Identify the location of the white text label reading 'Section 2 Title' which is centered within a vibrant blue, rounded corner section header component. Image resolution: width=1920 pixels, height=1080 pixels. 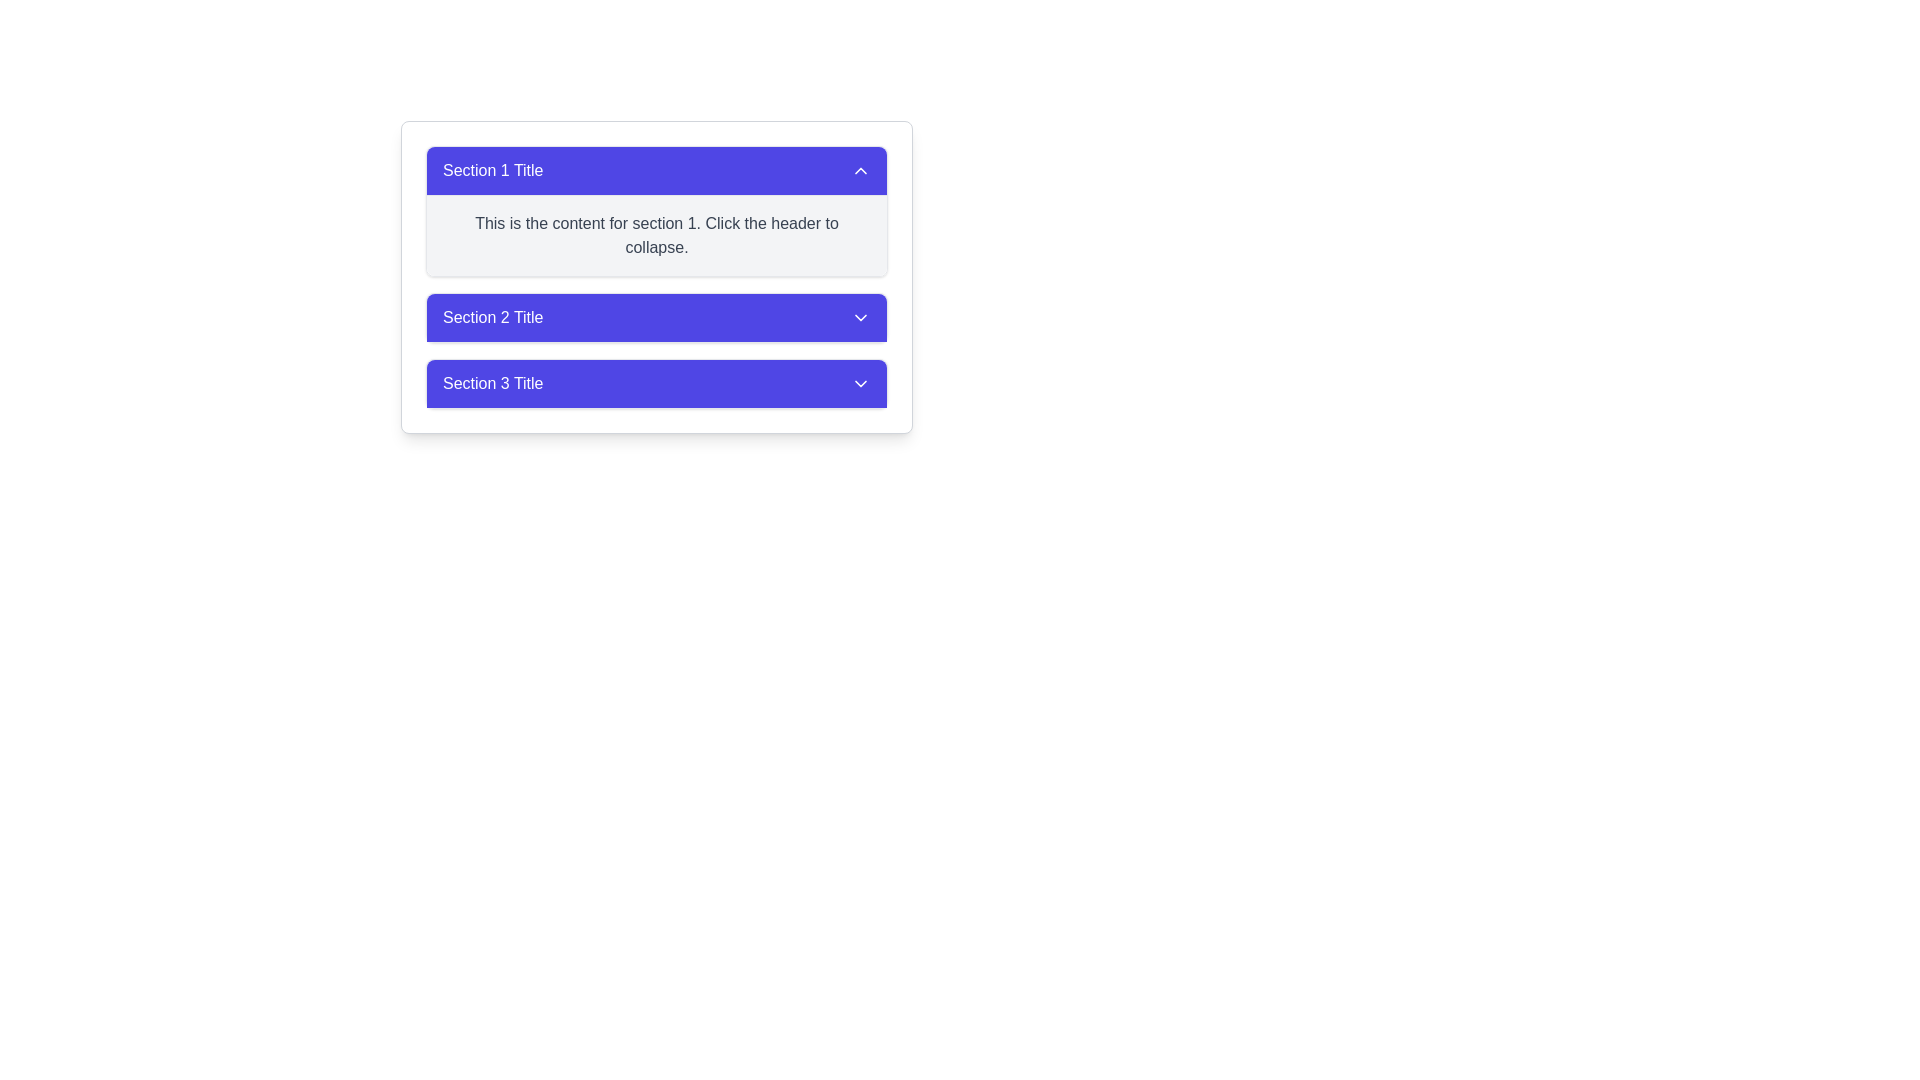
(493, 316).